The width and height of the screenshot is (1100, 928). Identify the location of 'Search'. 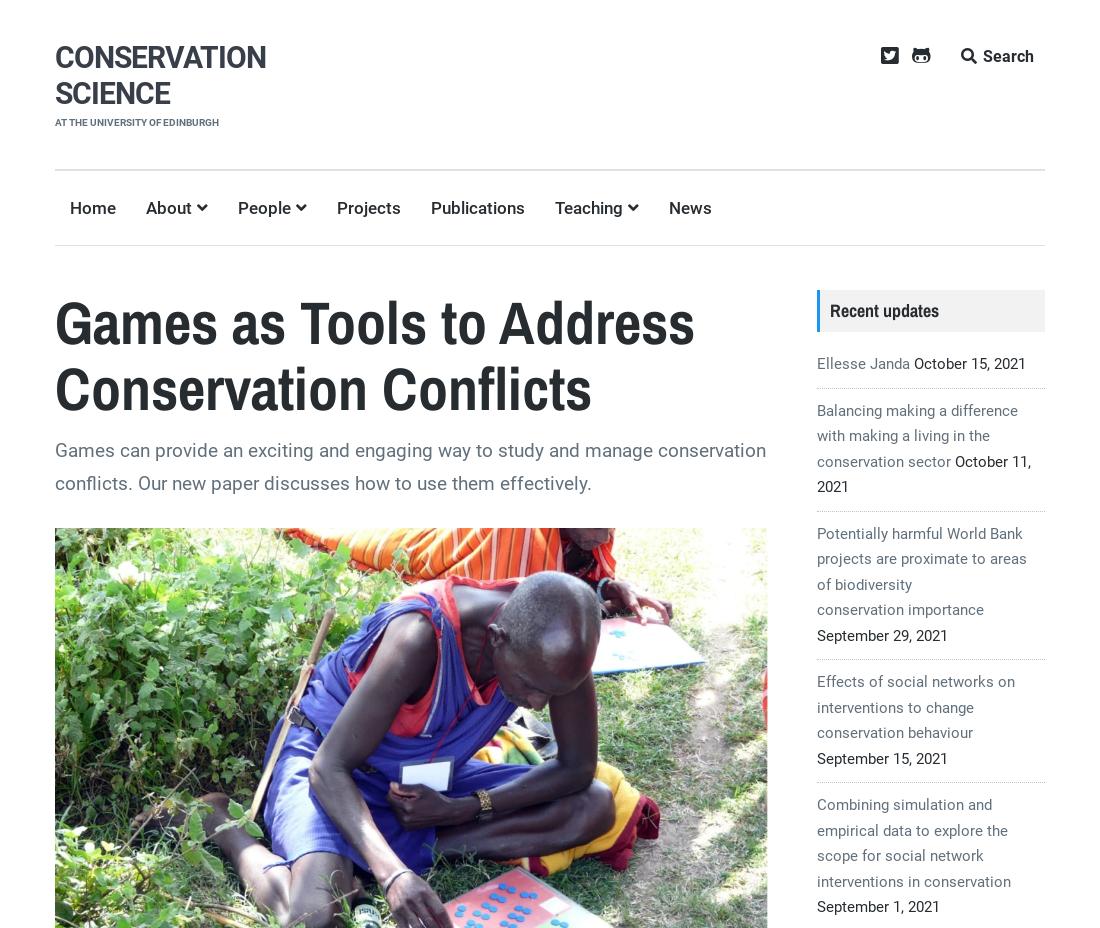
(1005, 54).